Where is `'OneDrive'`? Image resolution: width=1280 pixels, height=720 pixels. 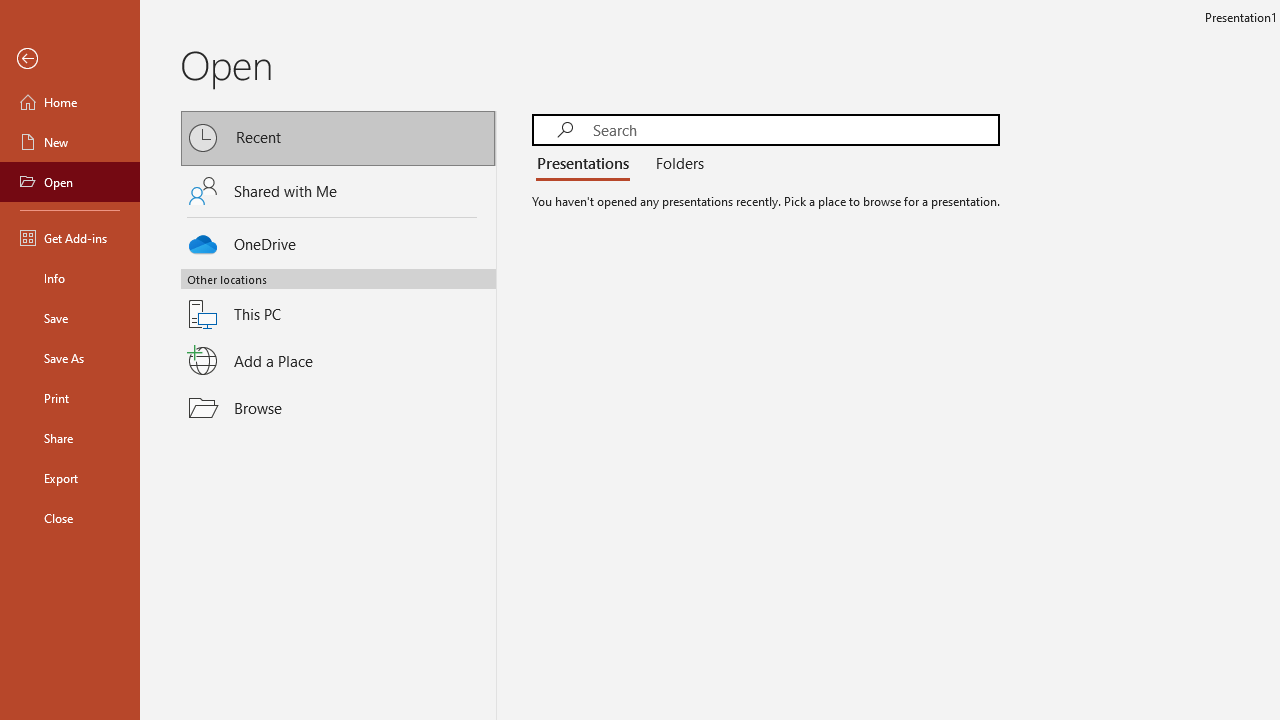 'OneDrive' is located at coordinates (338, 239).